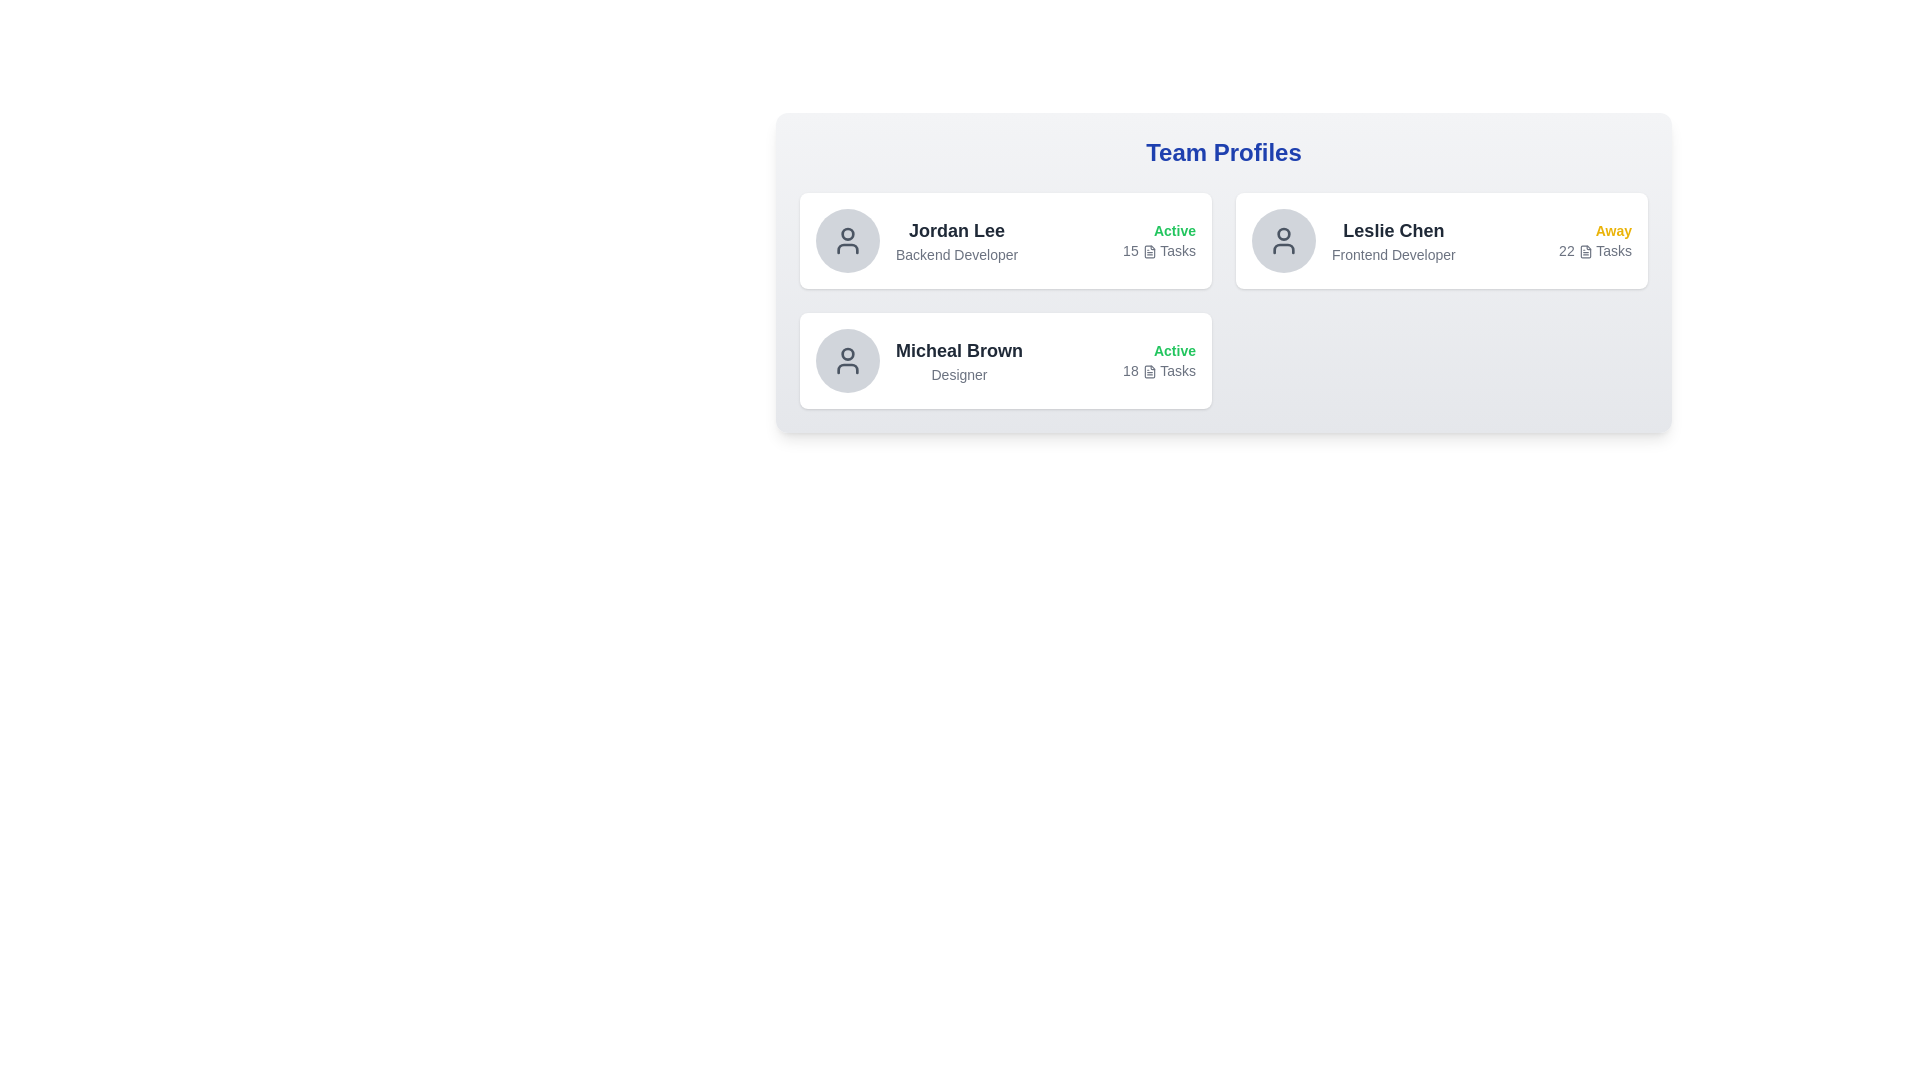 Image resolution: width=1920 pixels, height=1080 pixels. What do you see at coordinates (1283, 248) in the screenshot?
I see `the lower portion of the profile picture icon representing 'Leslie Chen' in the 'Team Profiles' section` at bounding box center [1283, 248].